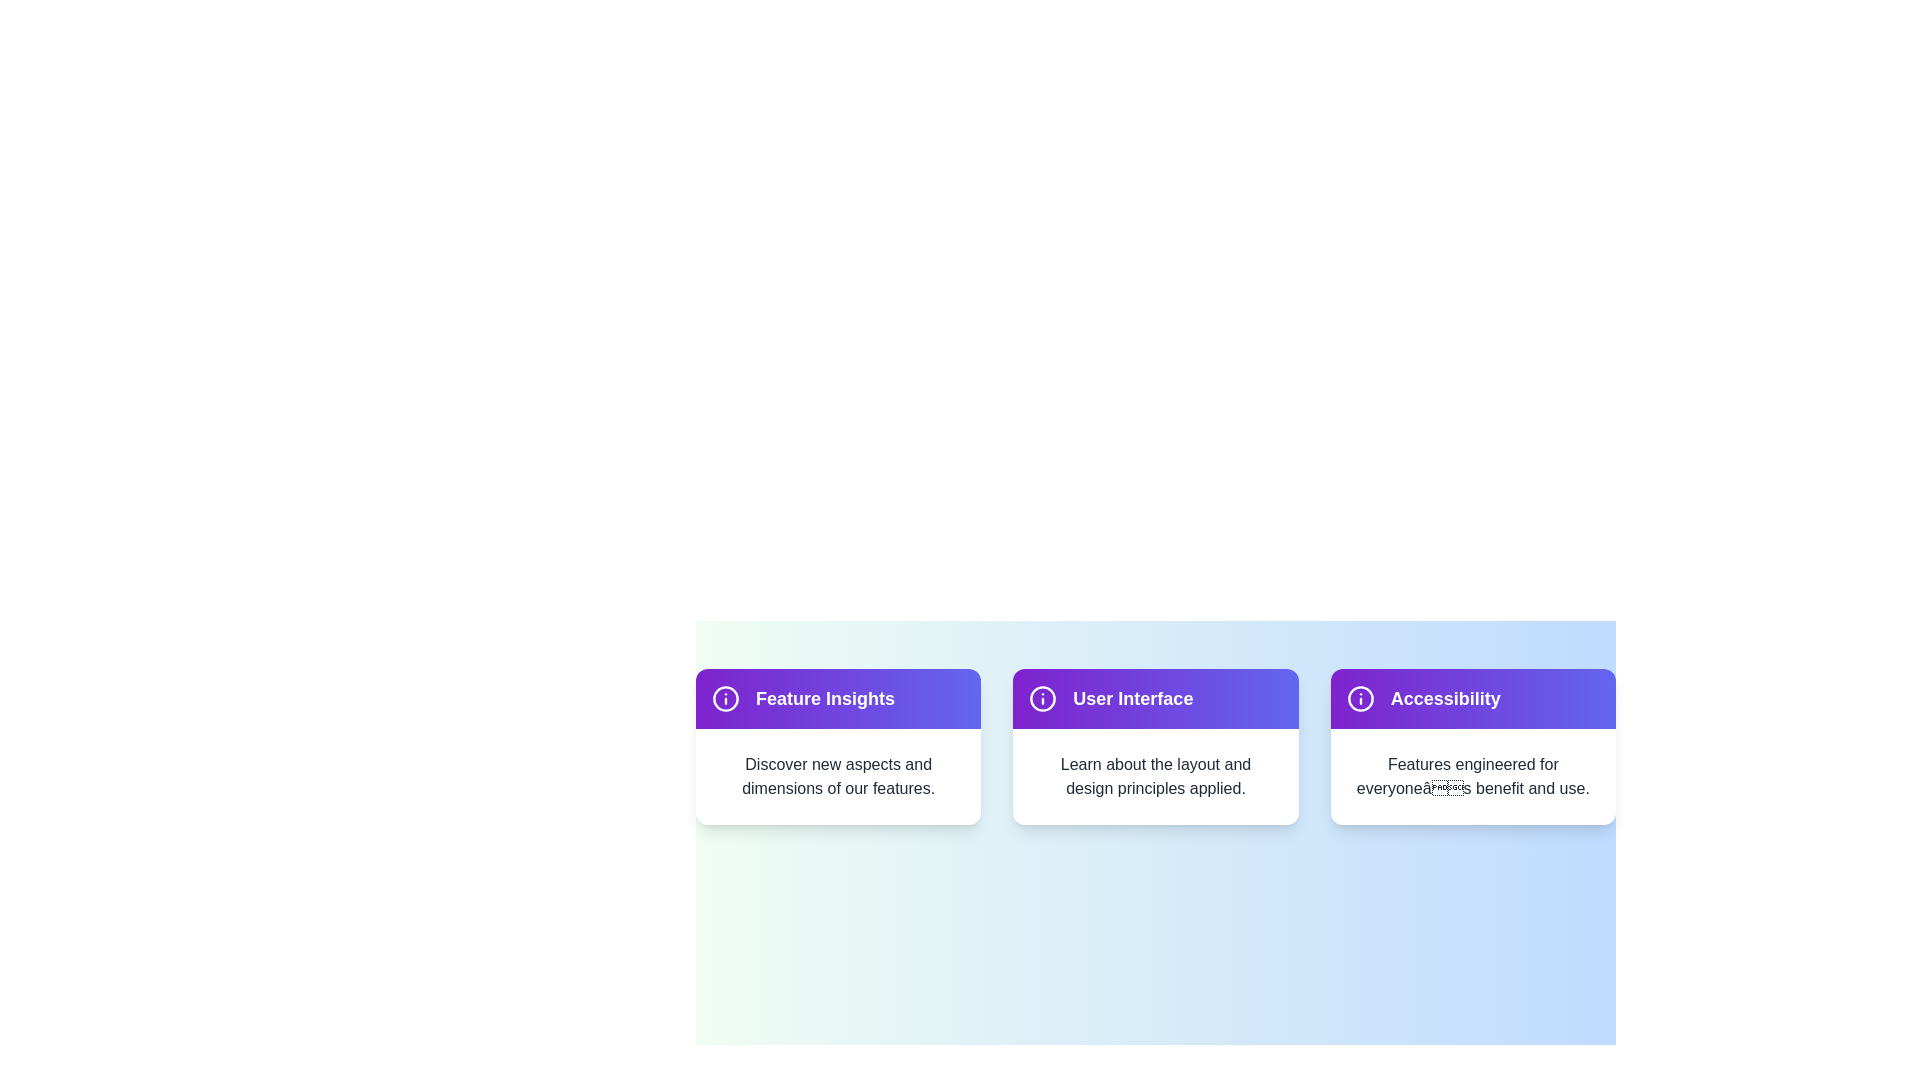  Describe the element at coordinates (1156, 697) in the screenshot. I see `the central button labeled 'User Interface' with a gradient background and an information icon` at that location.